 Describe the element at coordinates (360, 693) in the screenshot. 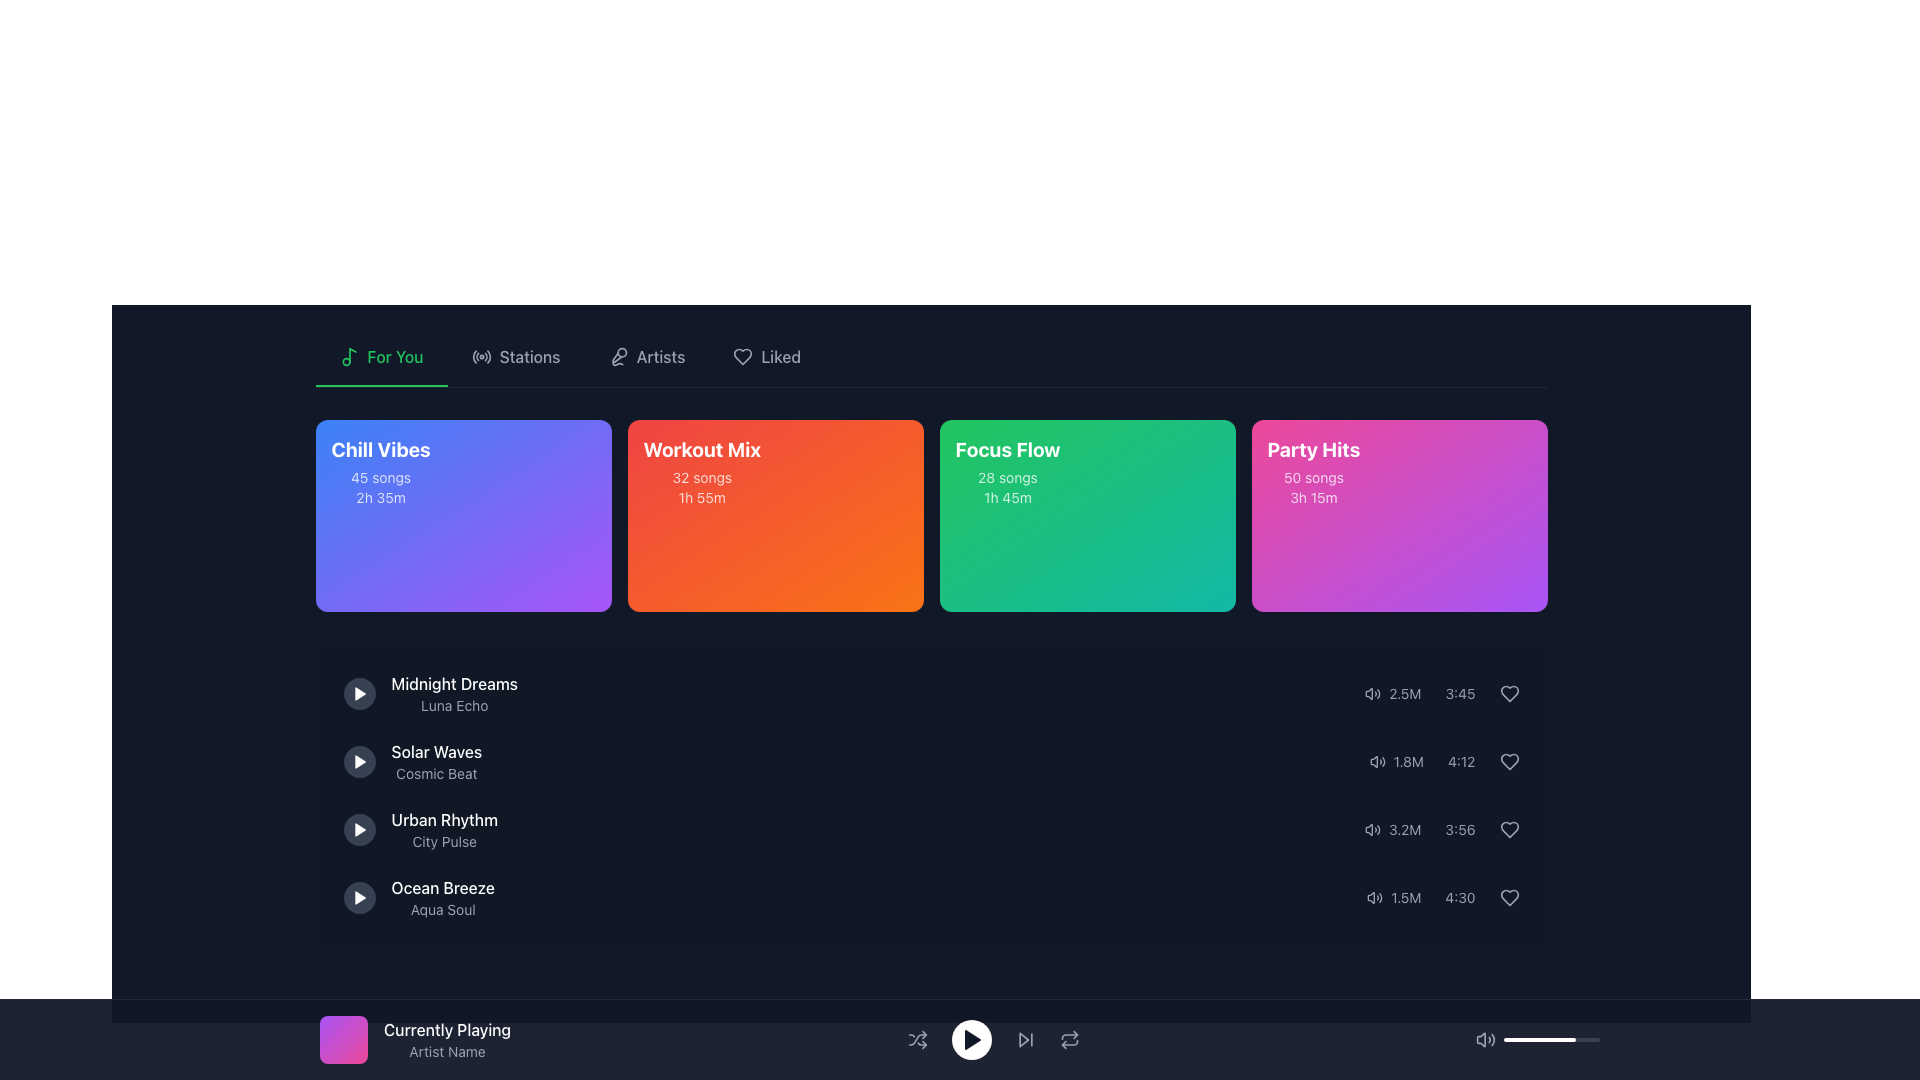

I see `the upward-pointing triangle play button within the circular graphic for the 'Midnight Dreams' track in the first row of the song list` at that location.